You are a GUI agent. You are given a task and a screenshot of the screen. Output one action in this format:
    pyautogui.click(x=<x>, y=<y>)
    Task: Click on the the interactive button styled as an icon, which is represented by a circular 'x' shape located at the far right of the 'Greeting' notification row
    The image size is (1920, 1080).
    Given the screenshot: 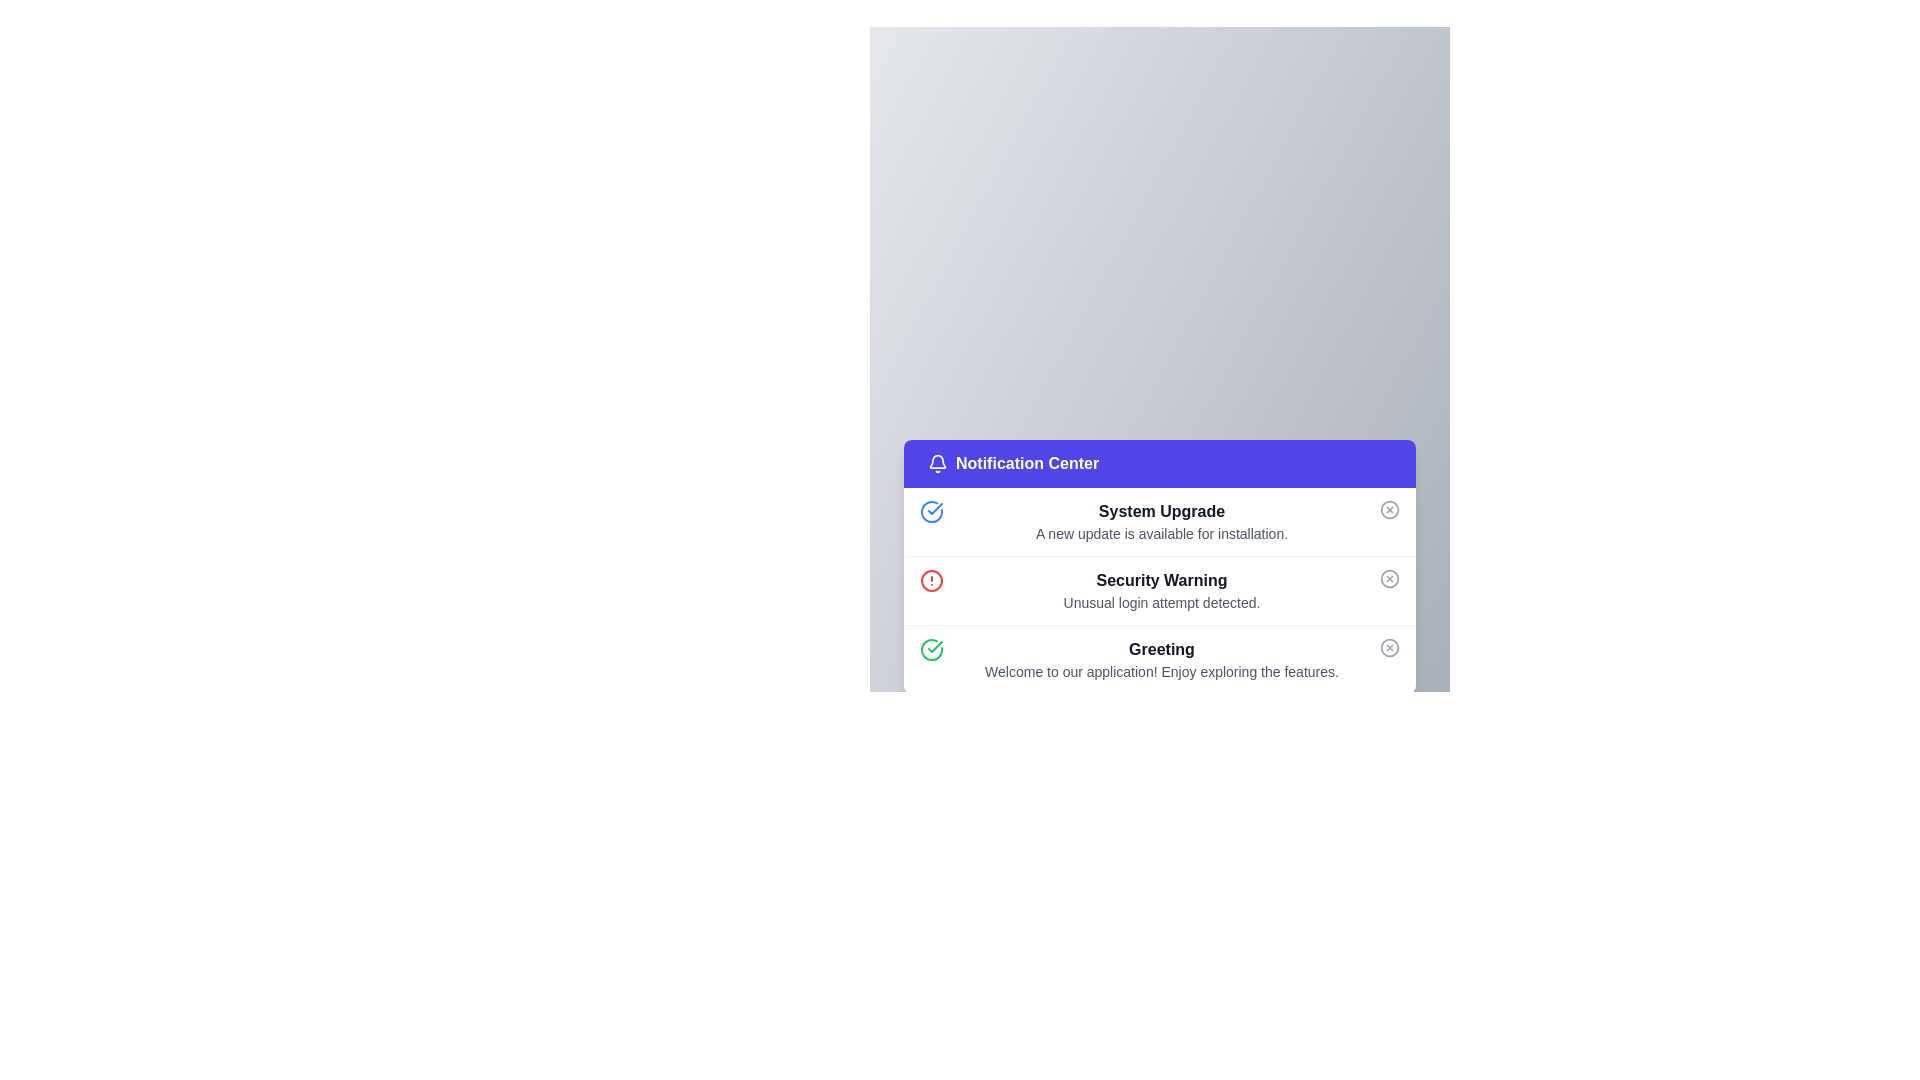 What is the action you would take?
    pyautogui.click(x=1389, y=648)
    